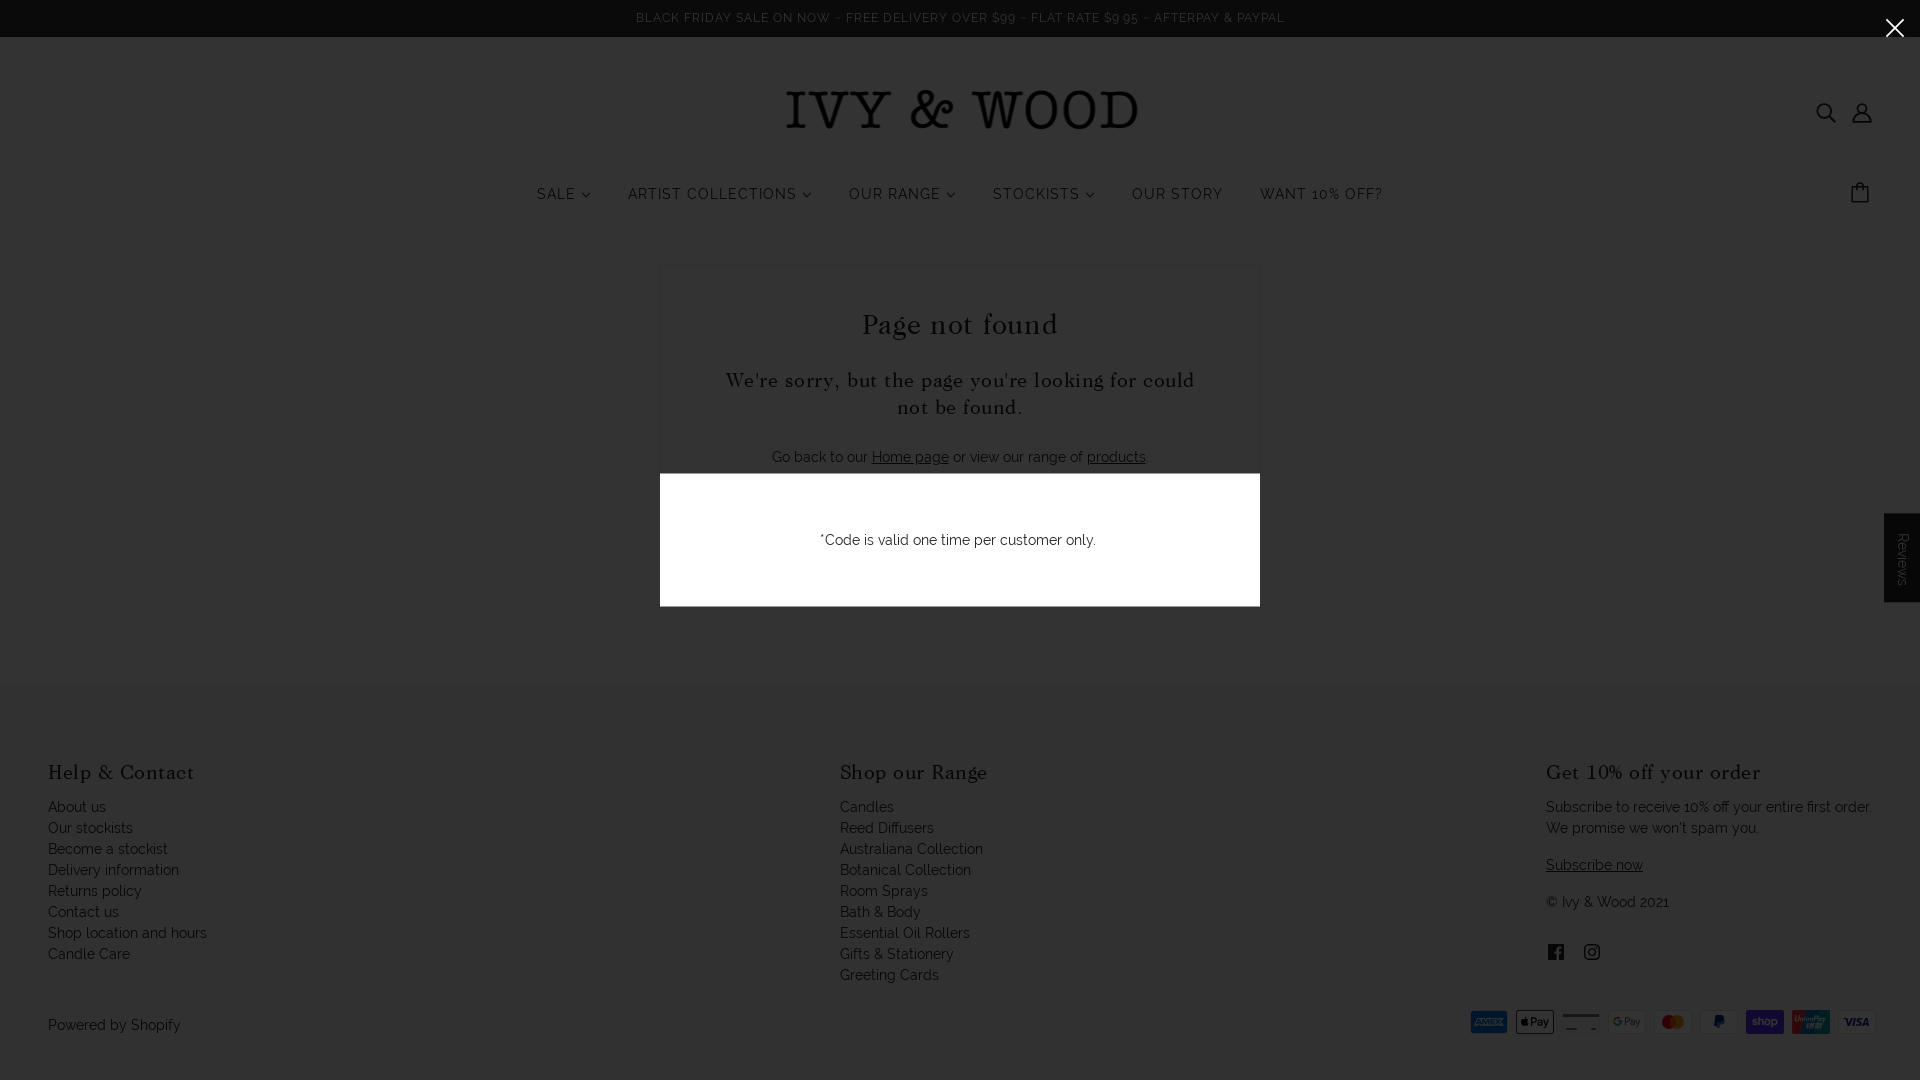 This screenshot has width=1920, height=1080. What do you see at coordinates (872, 456) in the screenshot?
I see `'Home page'` at bounding box center [872, 456].